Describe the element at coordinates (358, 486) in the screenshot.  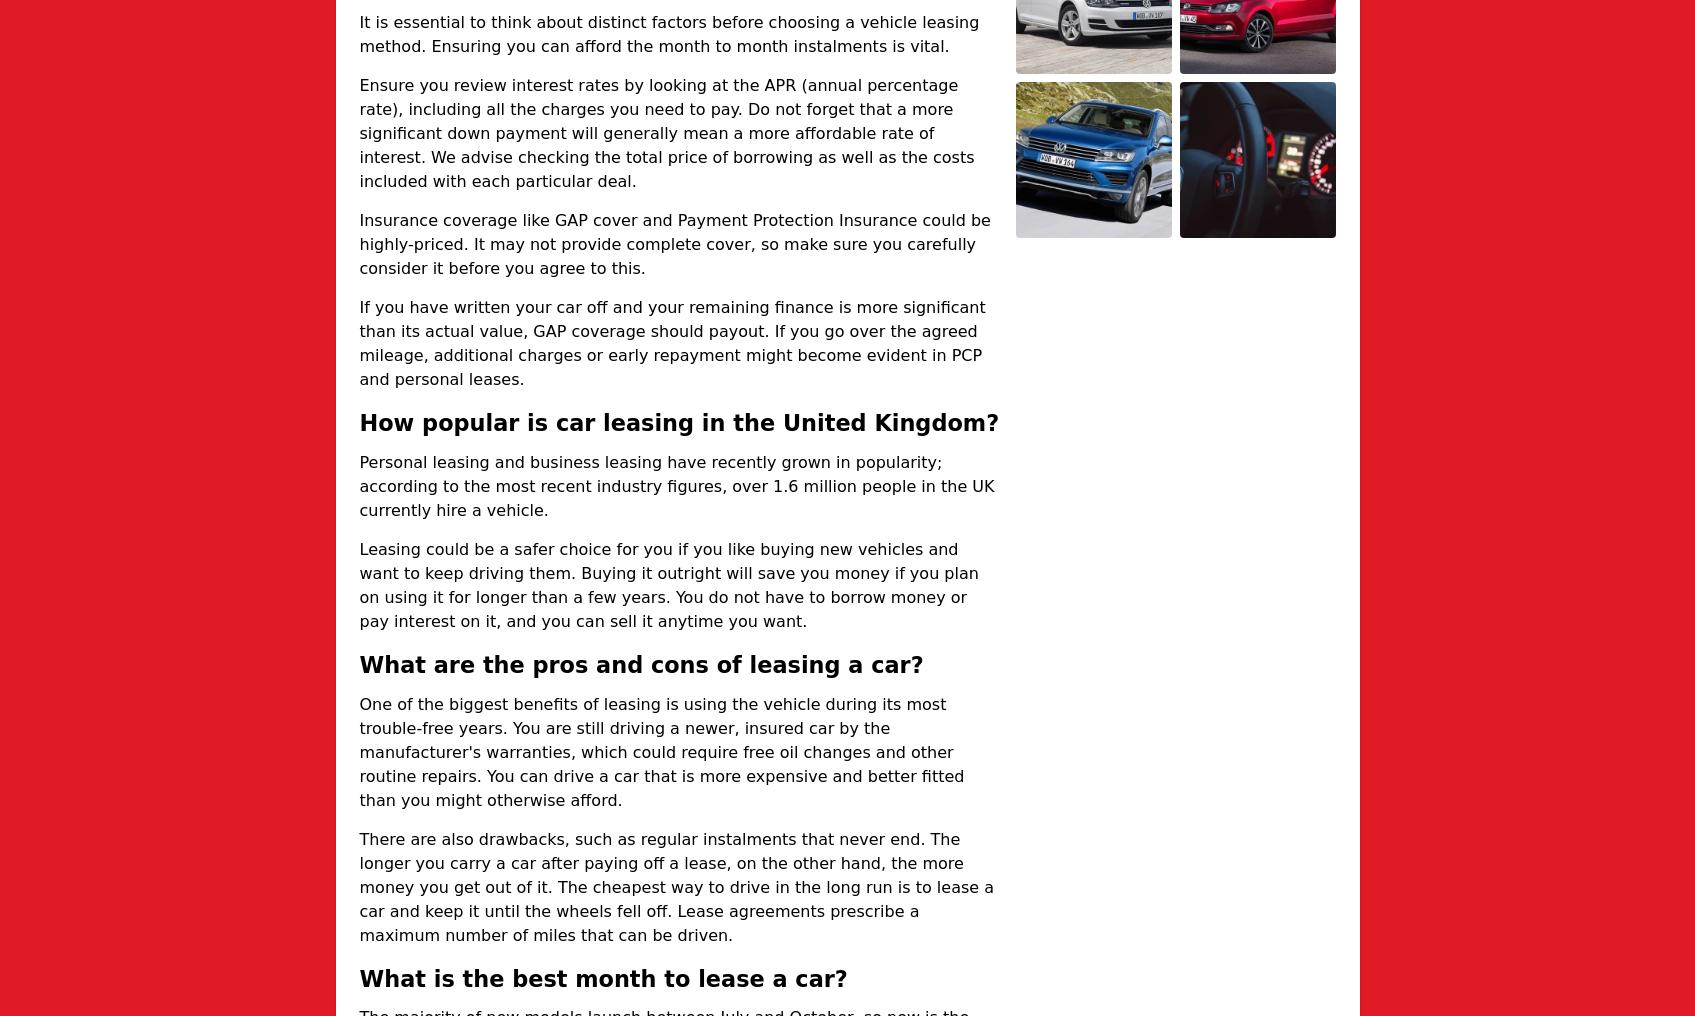
I see `'Personal leasing and business leasing have recently grown in popularity; according to the most recent industry figures, over 1.6 million people in the UK currently hire a vehicle.'` at that location.